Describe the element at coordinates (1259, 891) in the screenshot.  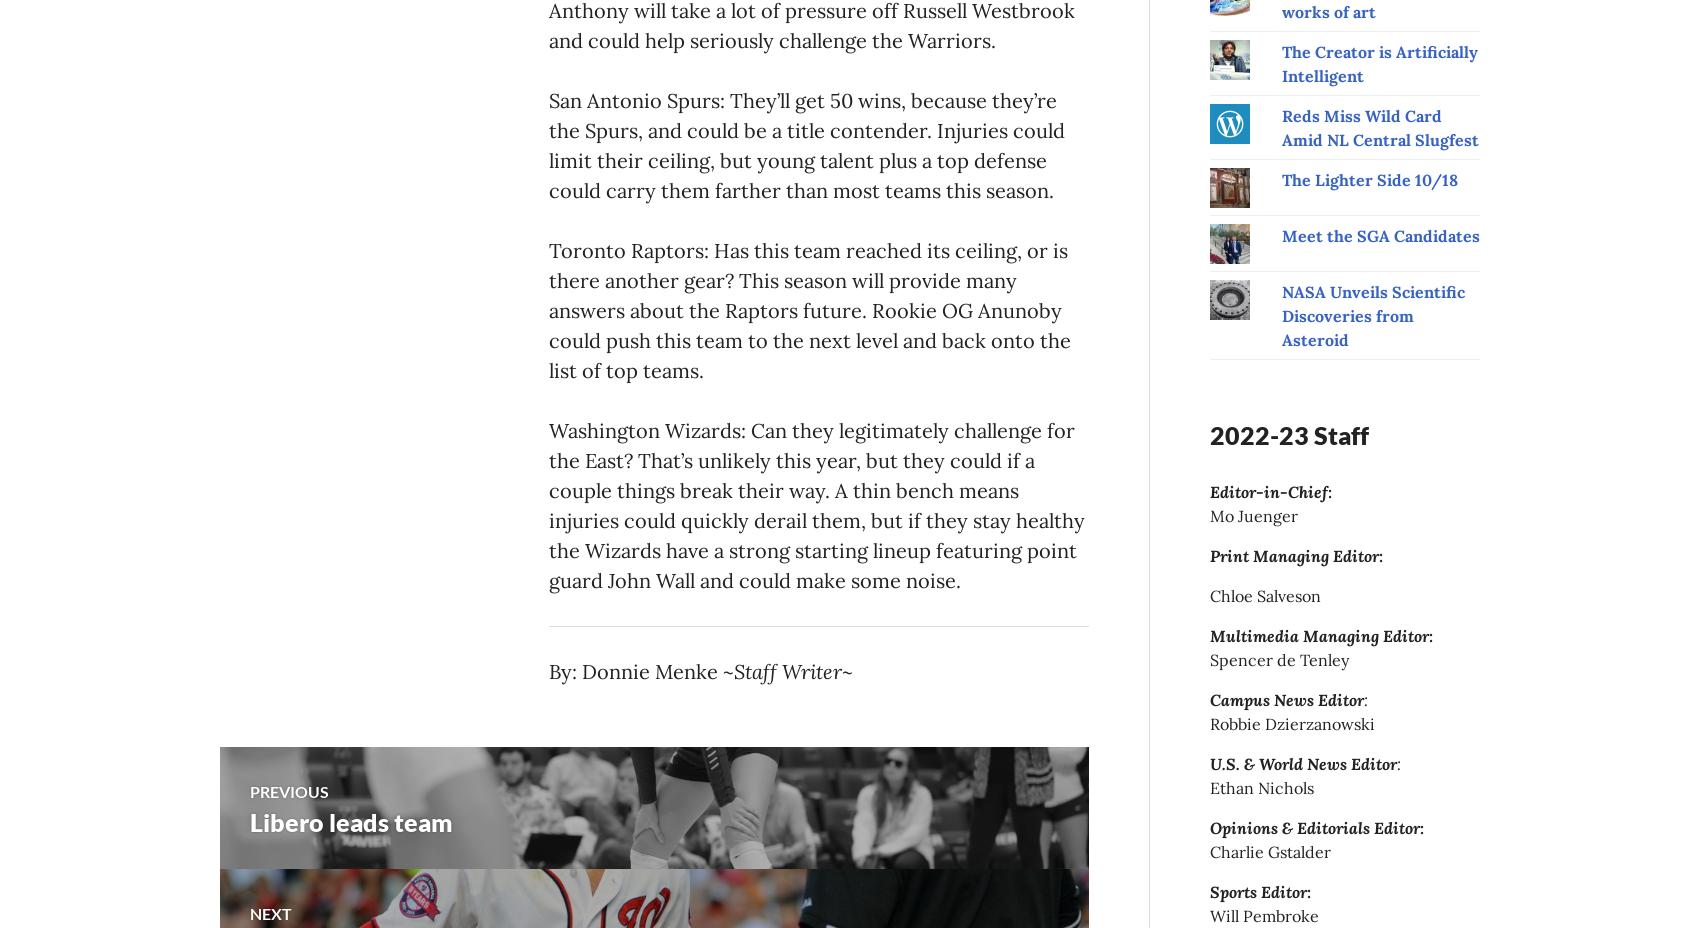
I see `'Sports Editor:'` at that location.